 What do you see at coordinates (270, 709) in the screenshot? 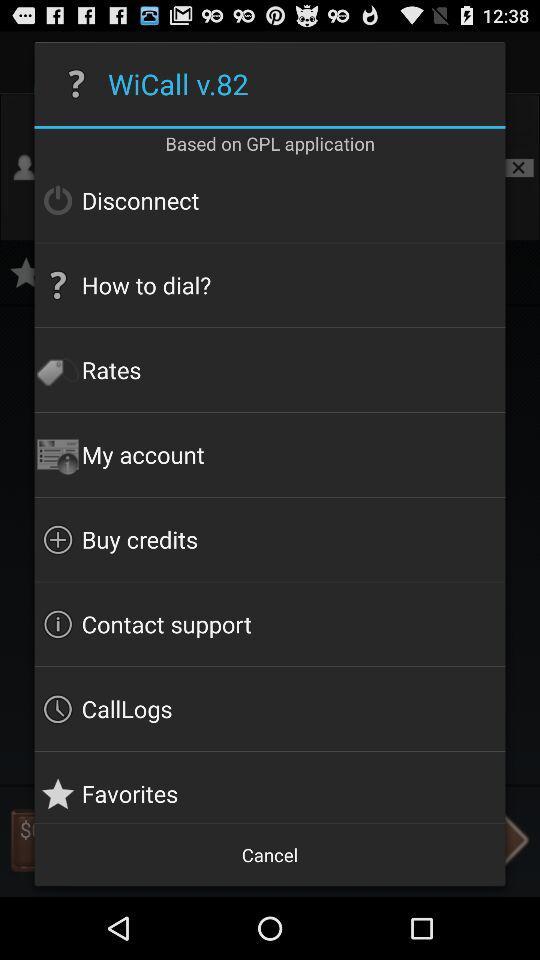
I see `the icon below the contact support item` at bounding box center [270, 709].